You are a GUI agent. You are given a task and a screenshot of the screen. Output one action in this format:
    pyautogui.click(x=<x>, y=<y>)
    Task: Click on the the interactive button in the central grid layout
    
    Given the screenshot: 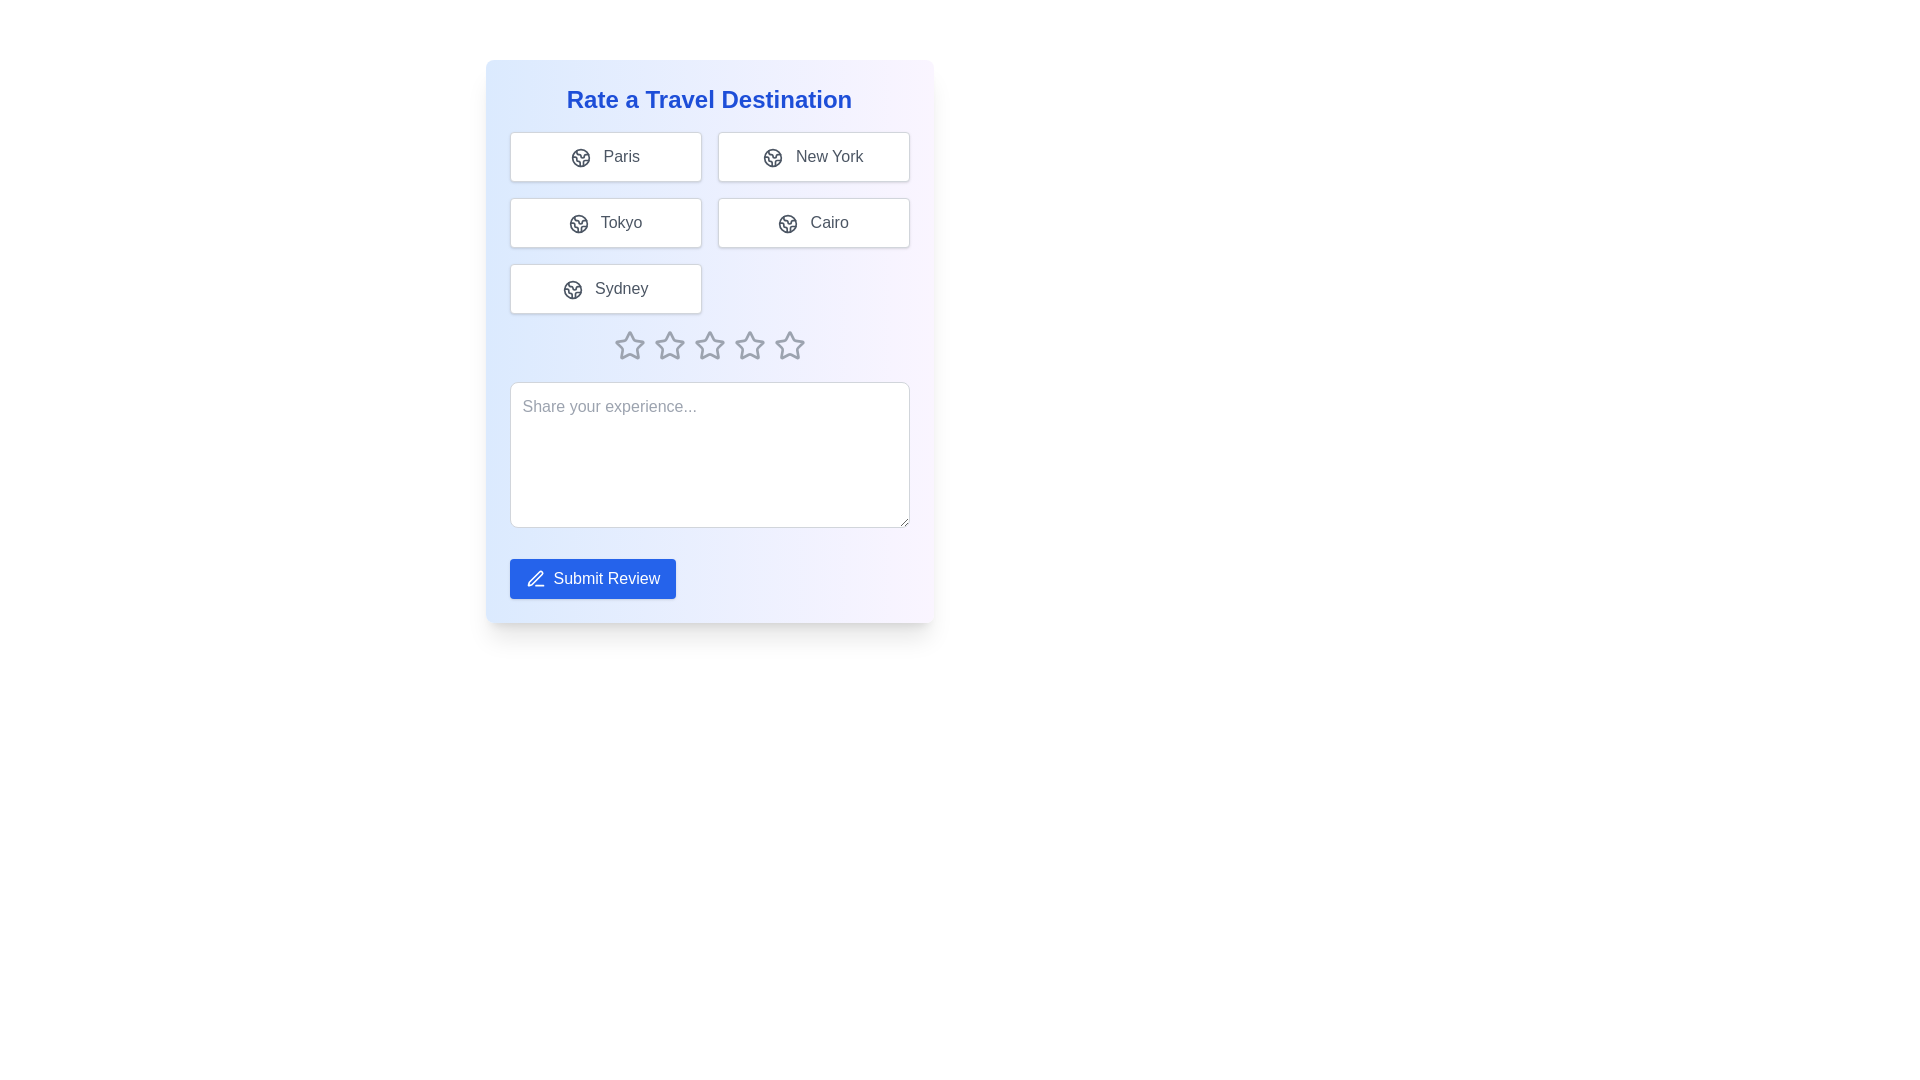 What is the action you would take?
    pyautogui.click(x=709, y=223)
    